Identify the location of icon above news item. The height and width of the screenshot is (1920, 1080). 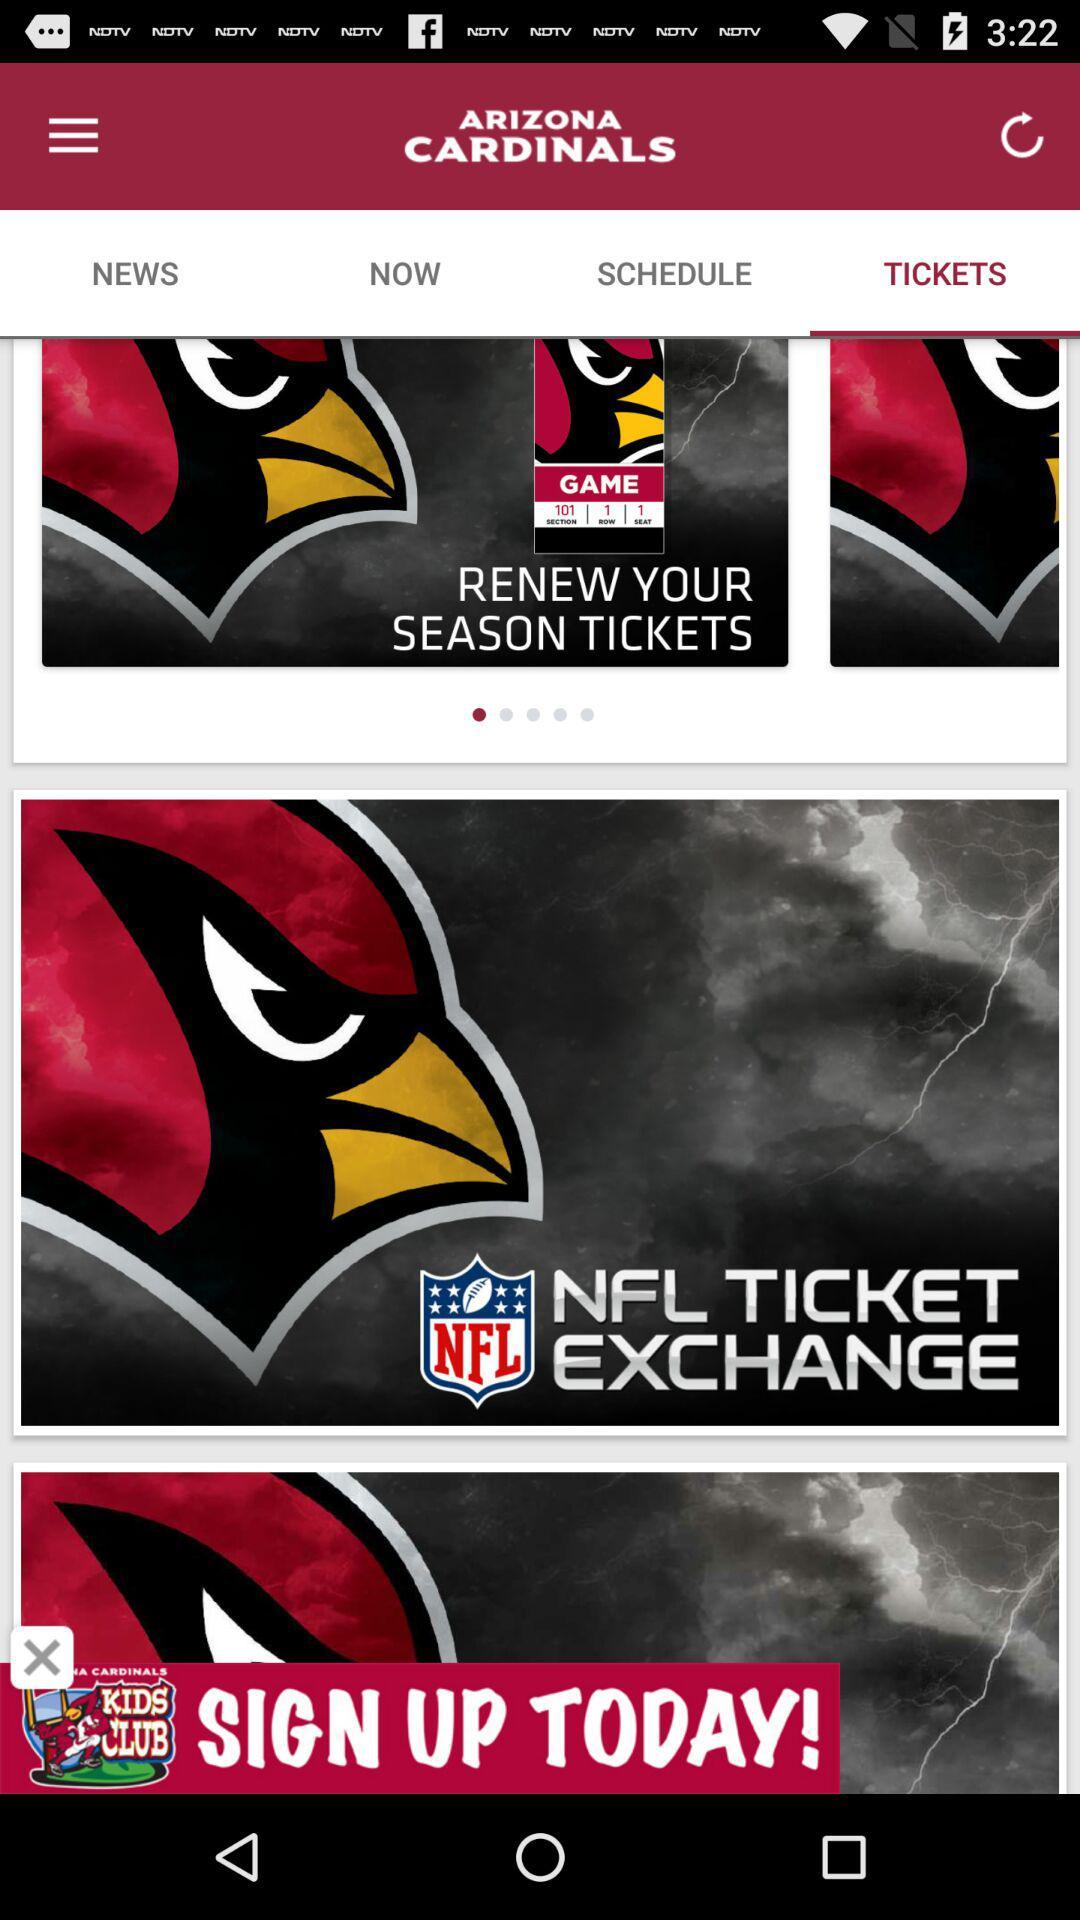
(72, 135).